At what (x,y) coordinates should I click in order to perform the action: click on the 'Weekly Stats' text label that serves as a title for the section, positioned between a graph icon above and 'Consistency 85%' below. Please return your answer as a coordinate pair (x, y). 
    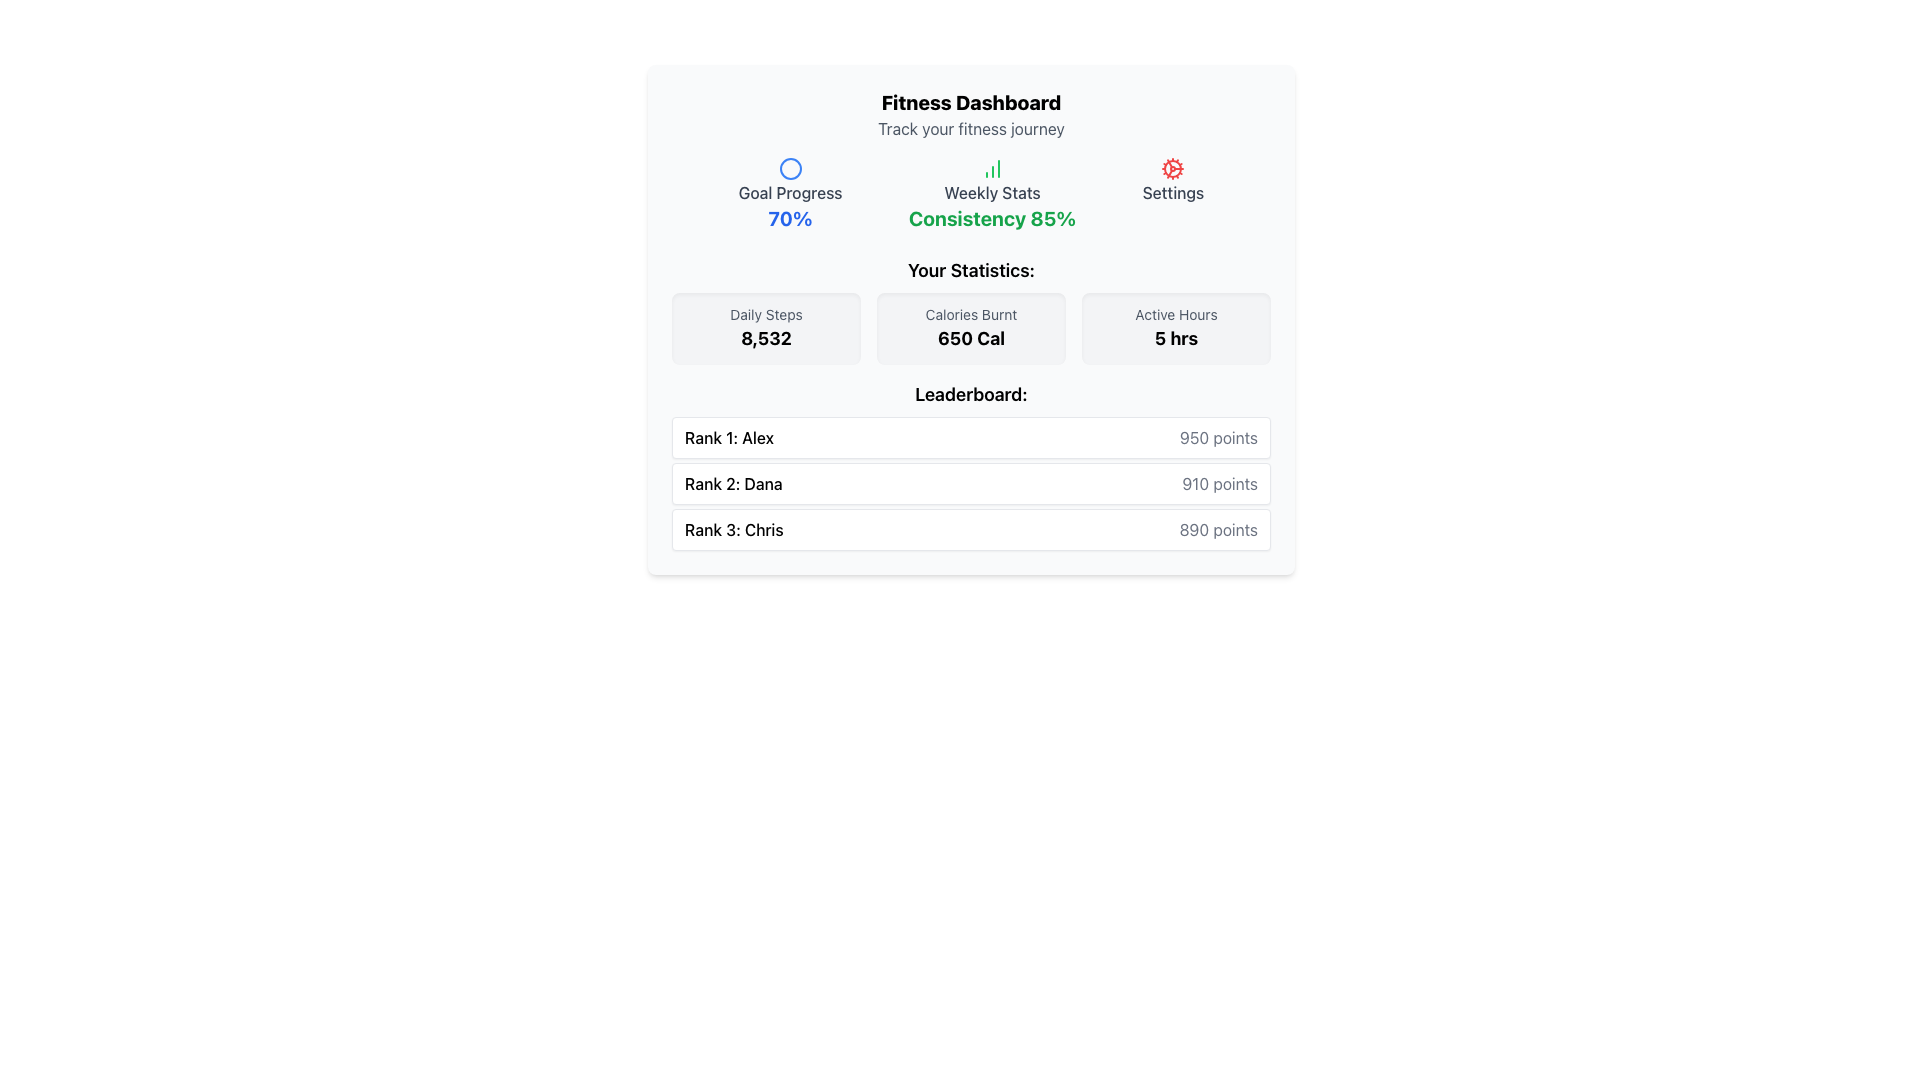
    Looking at the image, I should click on (992, 192).